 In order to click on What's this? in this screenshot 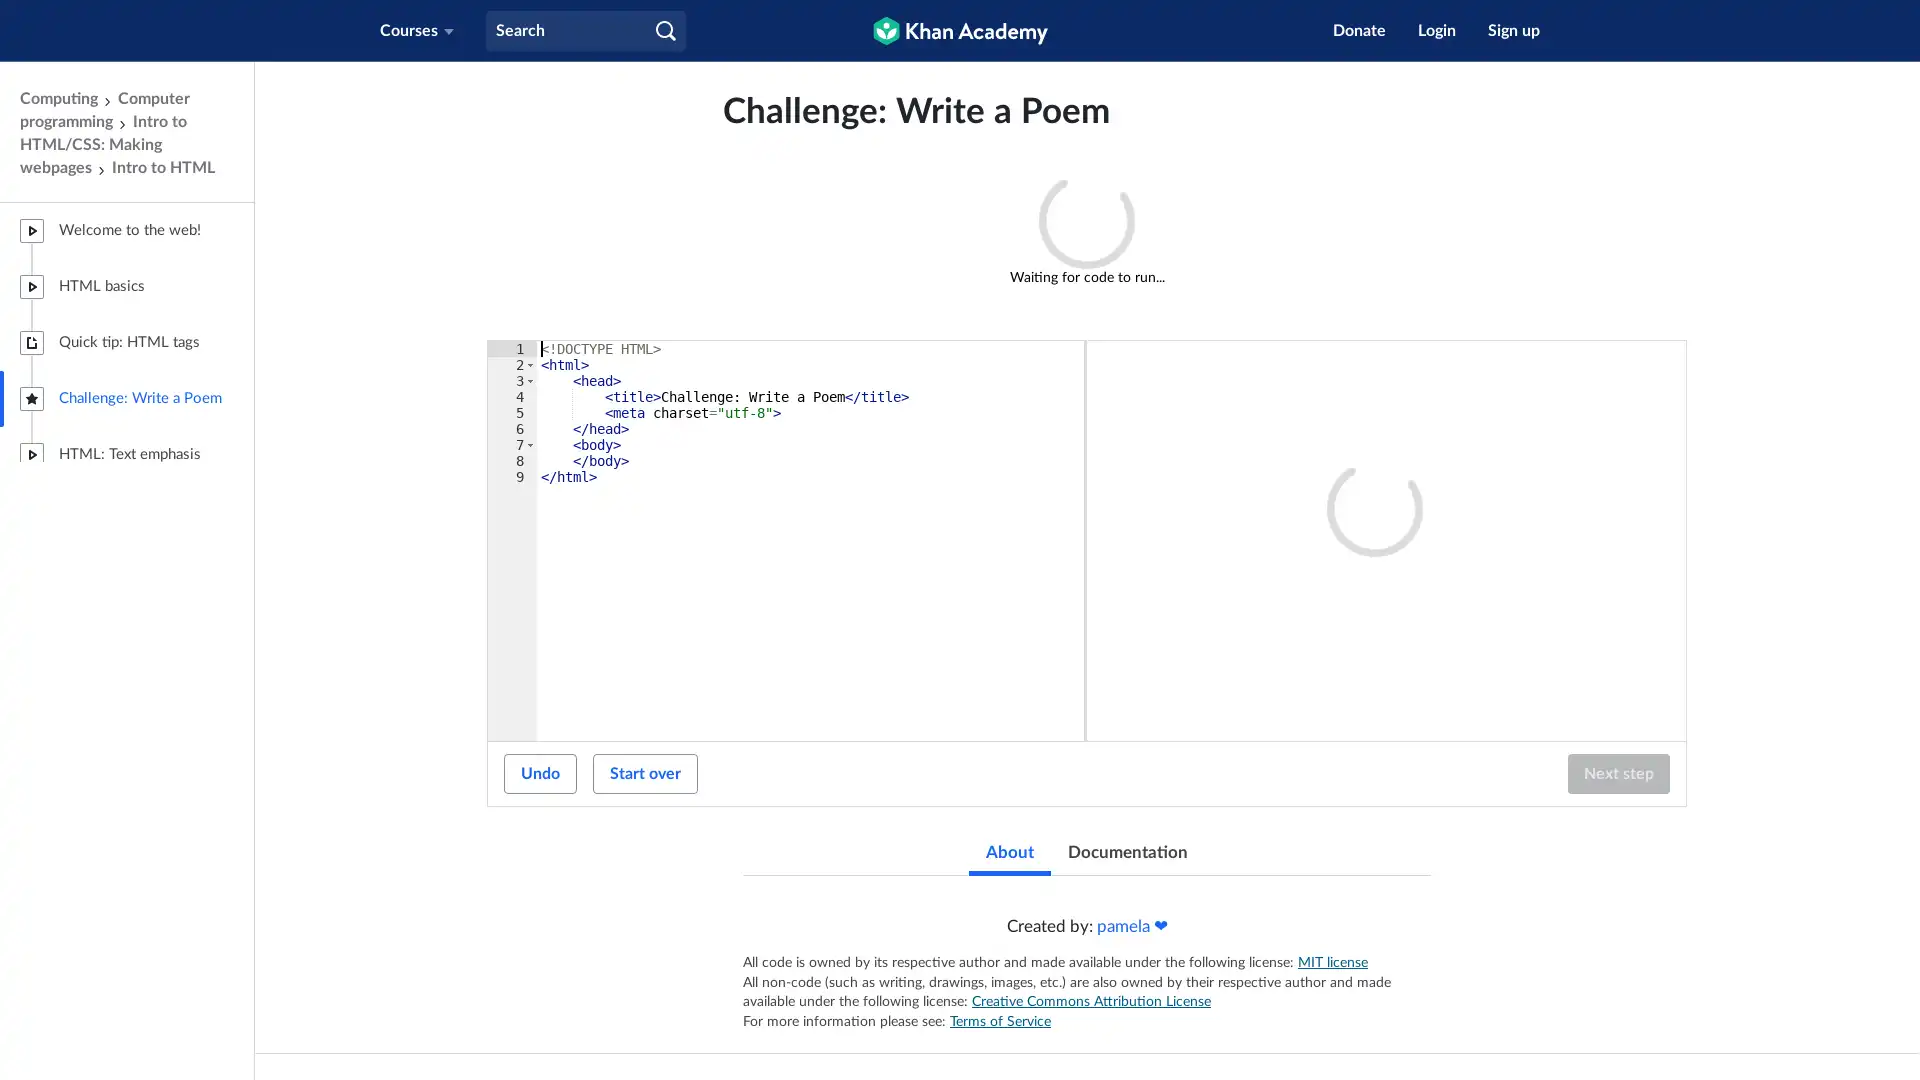, I will do `click(1438, 167)`.